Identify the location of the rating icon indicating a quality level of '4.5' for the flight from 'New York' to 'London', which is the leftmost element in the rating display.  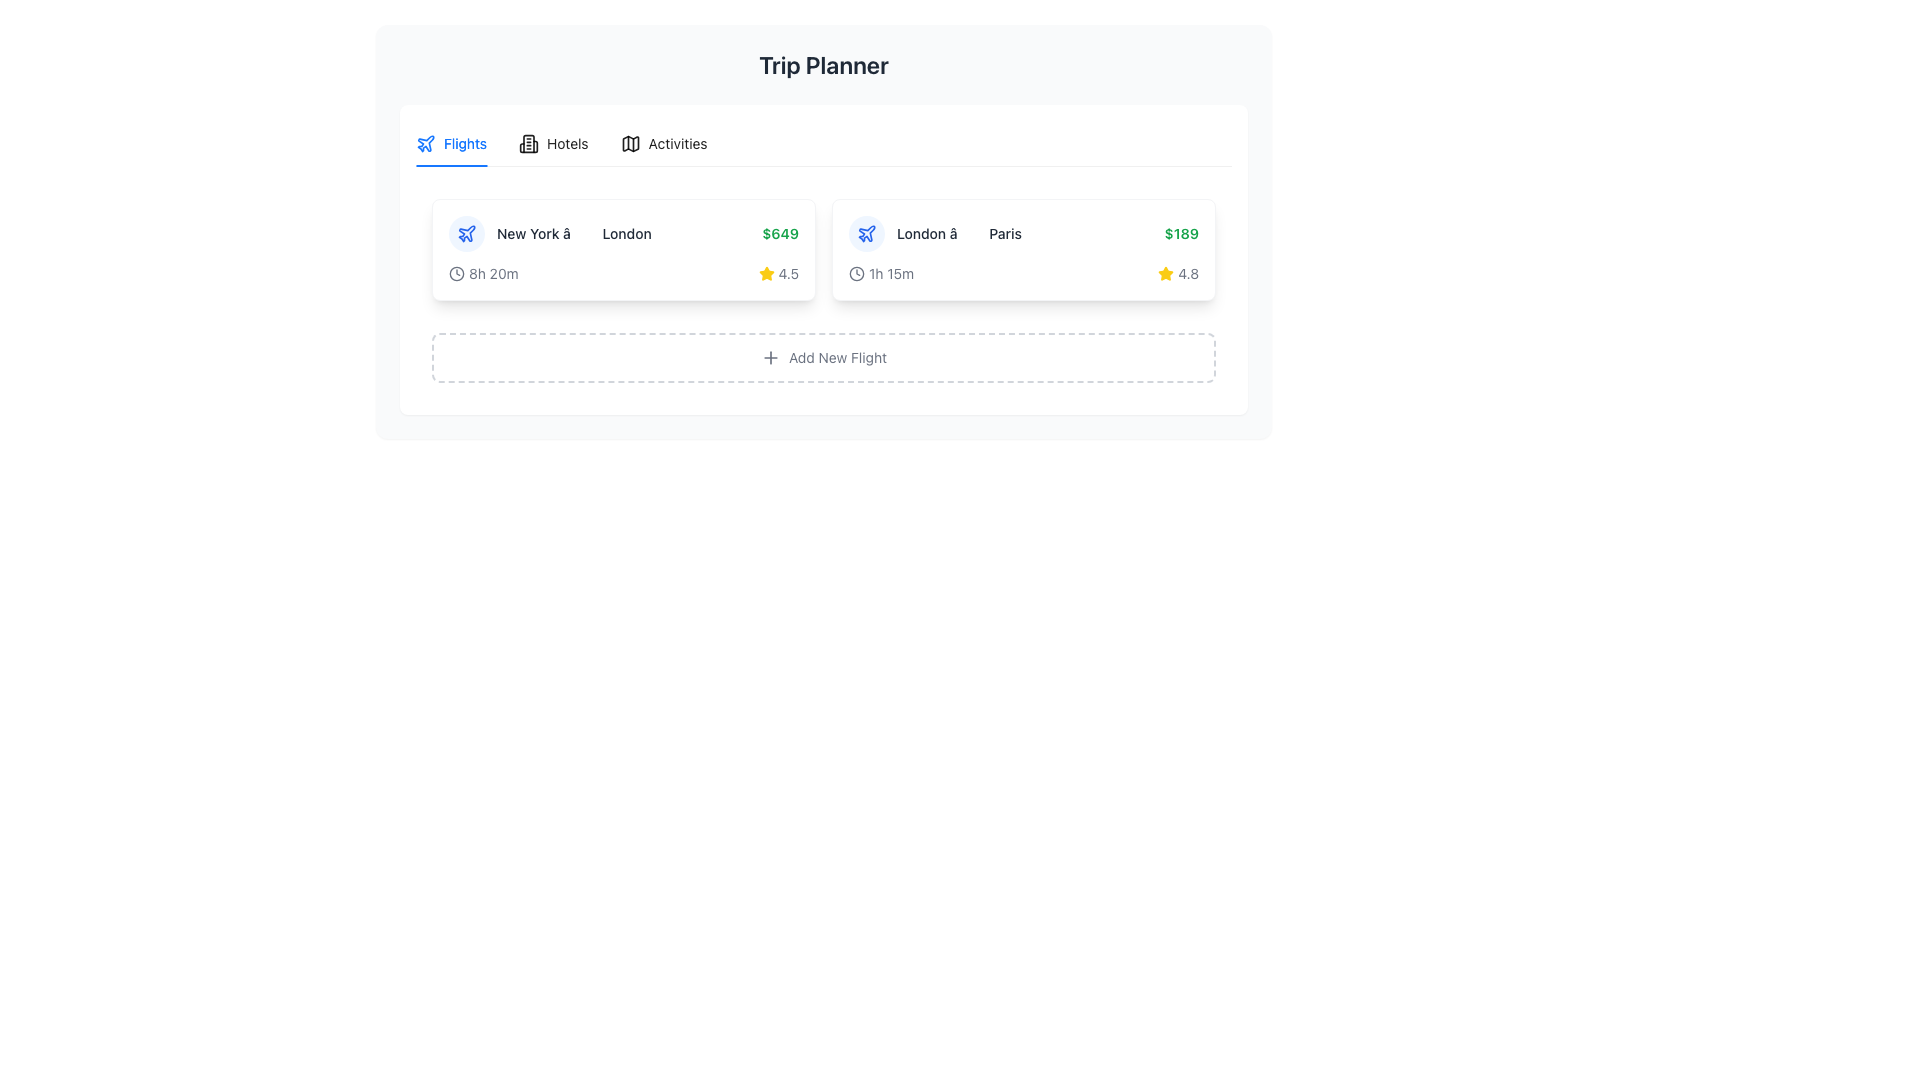
(765, 273).